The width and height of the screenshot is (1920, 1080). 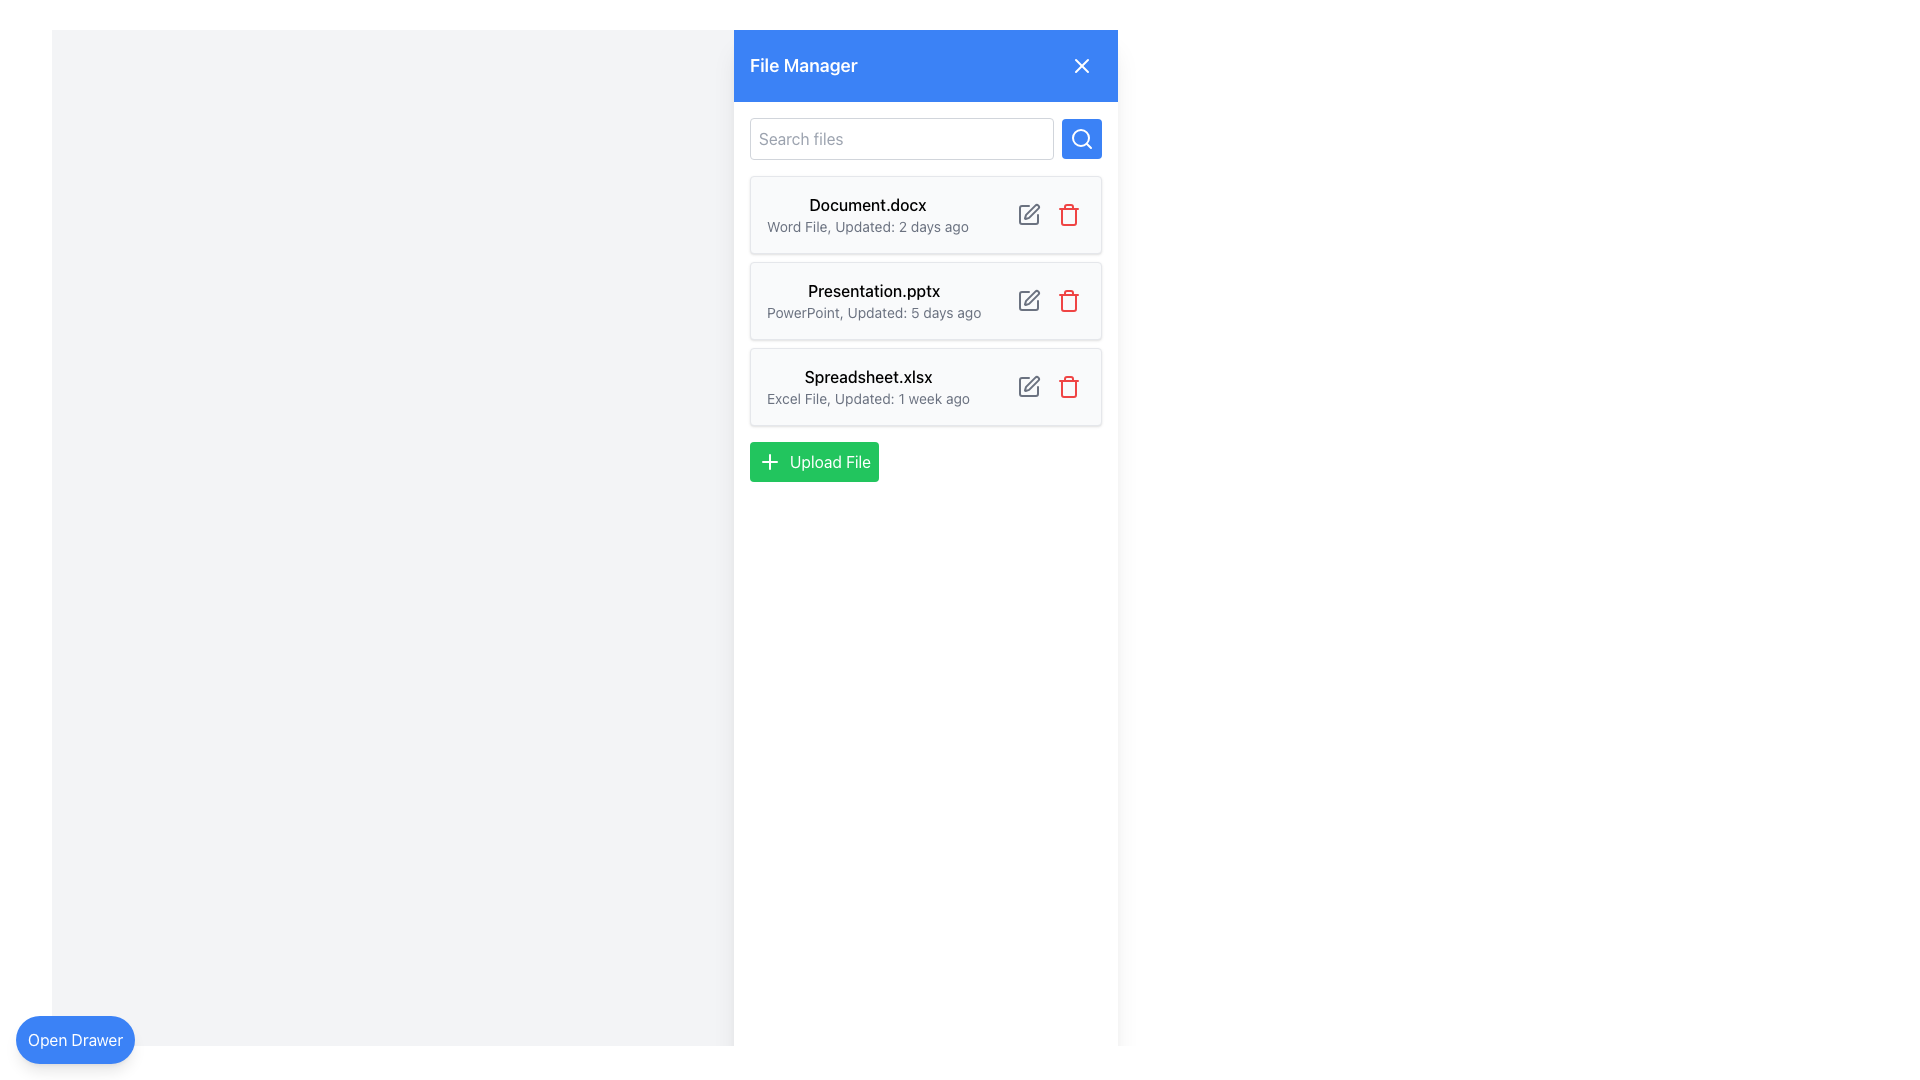 I want to click on the edit icon located on the right part of the third file entry in the document list within the file manager, so click(x=1032, y=384).